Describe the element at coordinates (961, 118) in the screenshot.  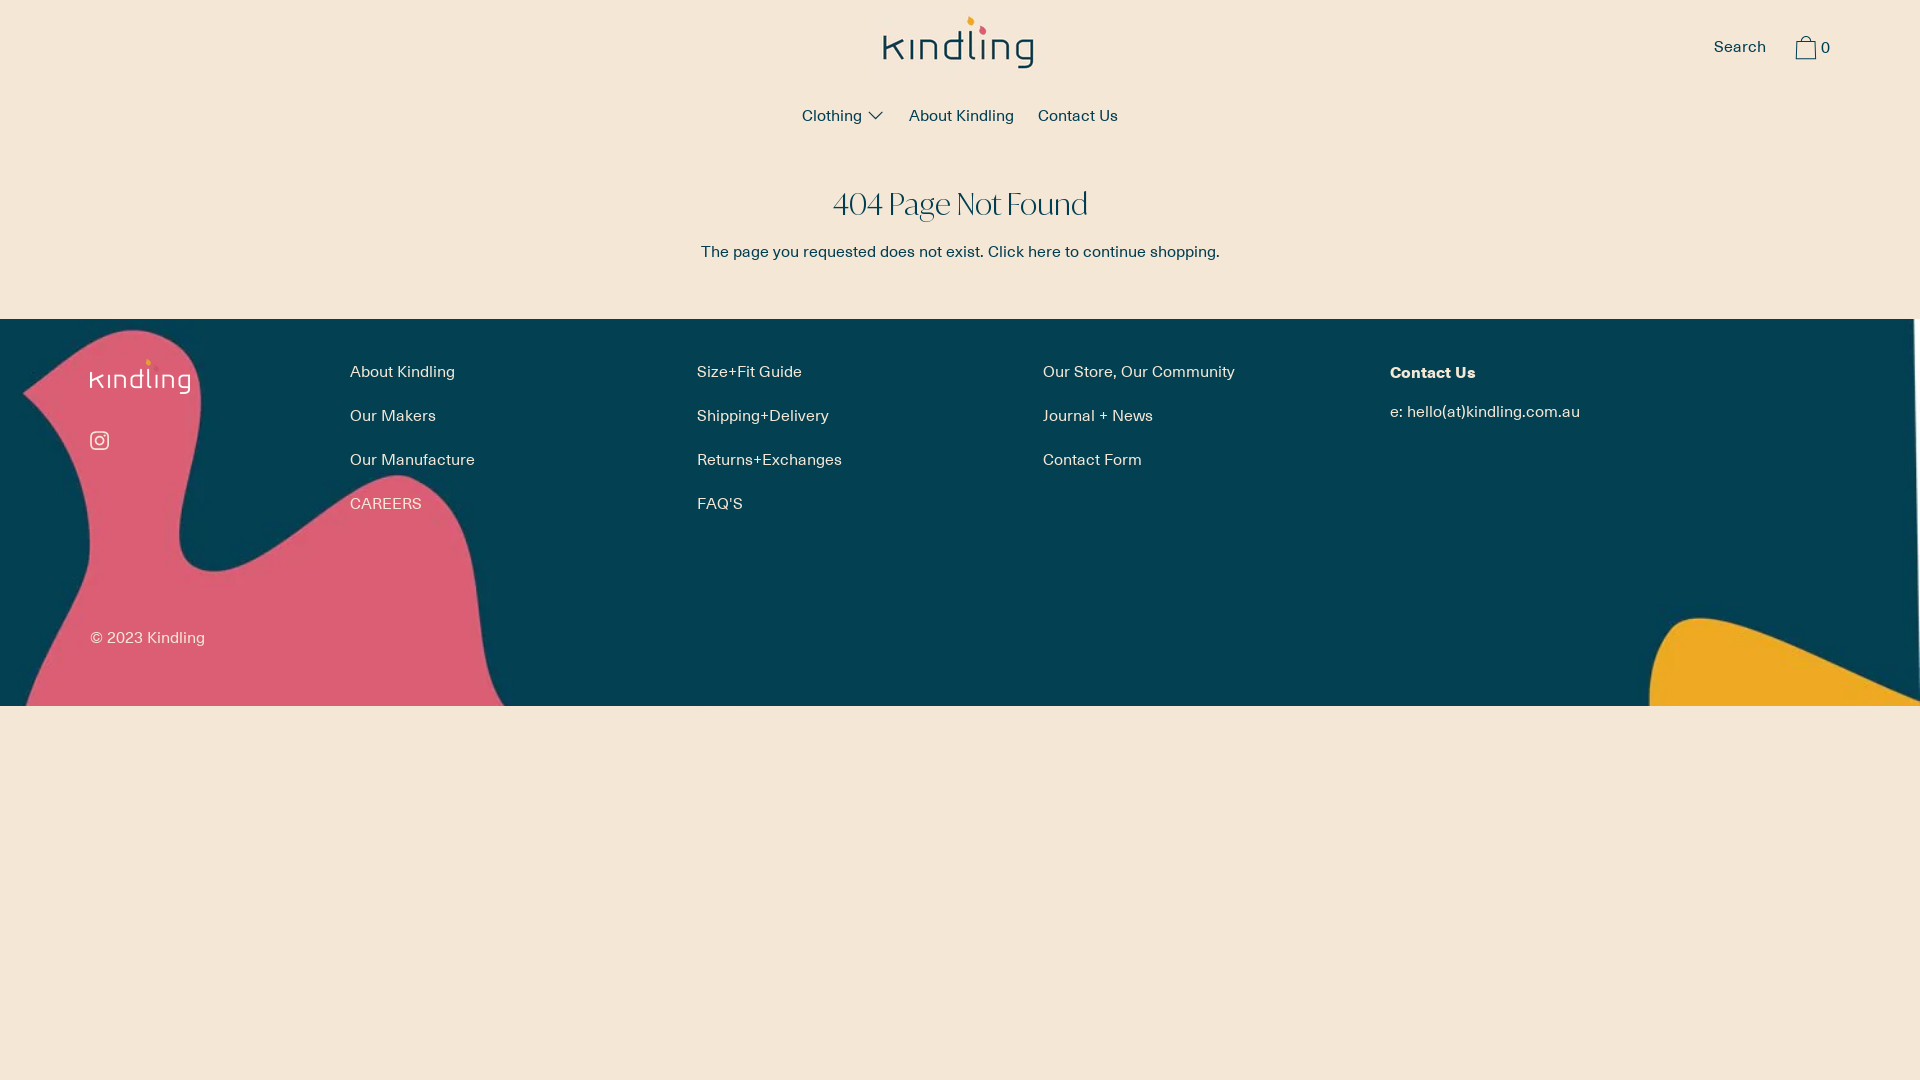
I see `'About Kindling'` at that location.